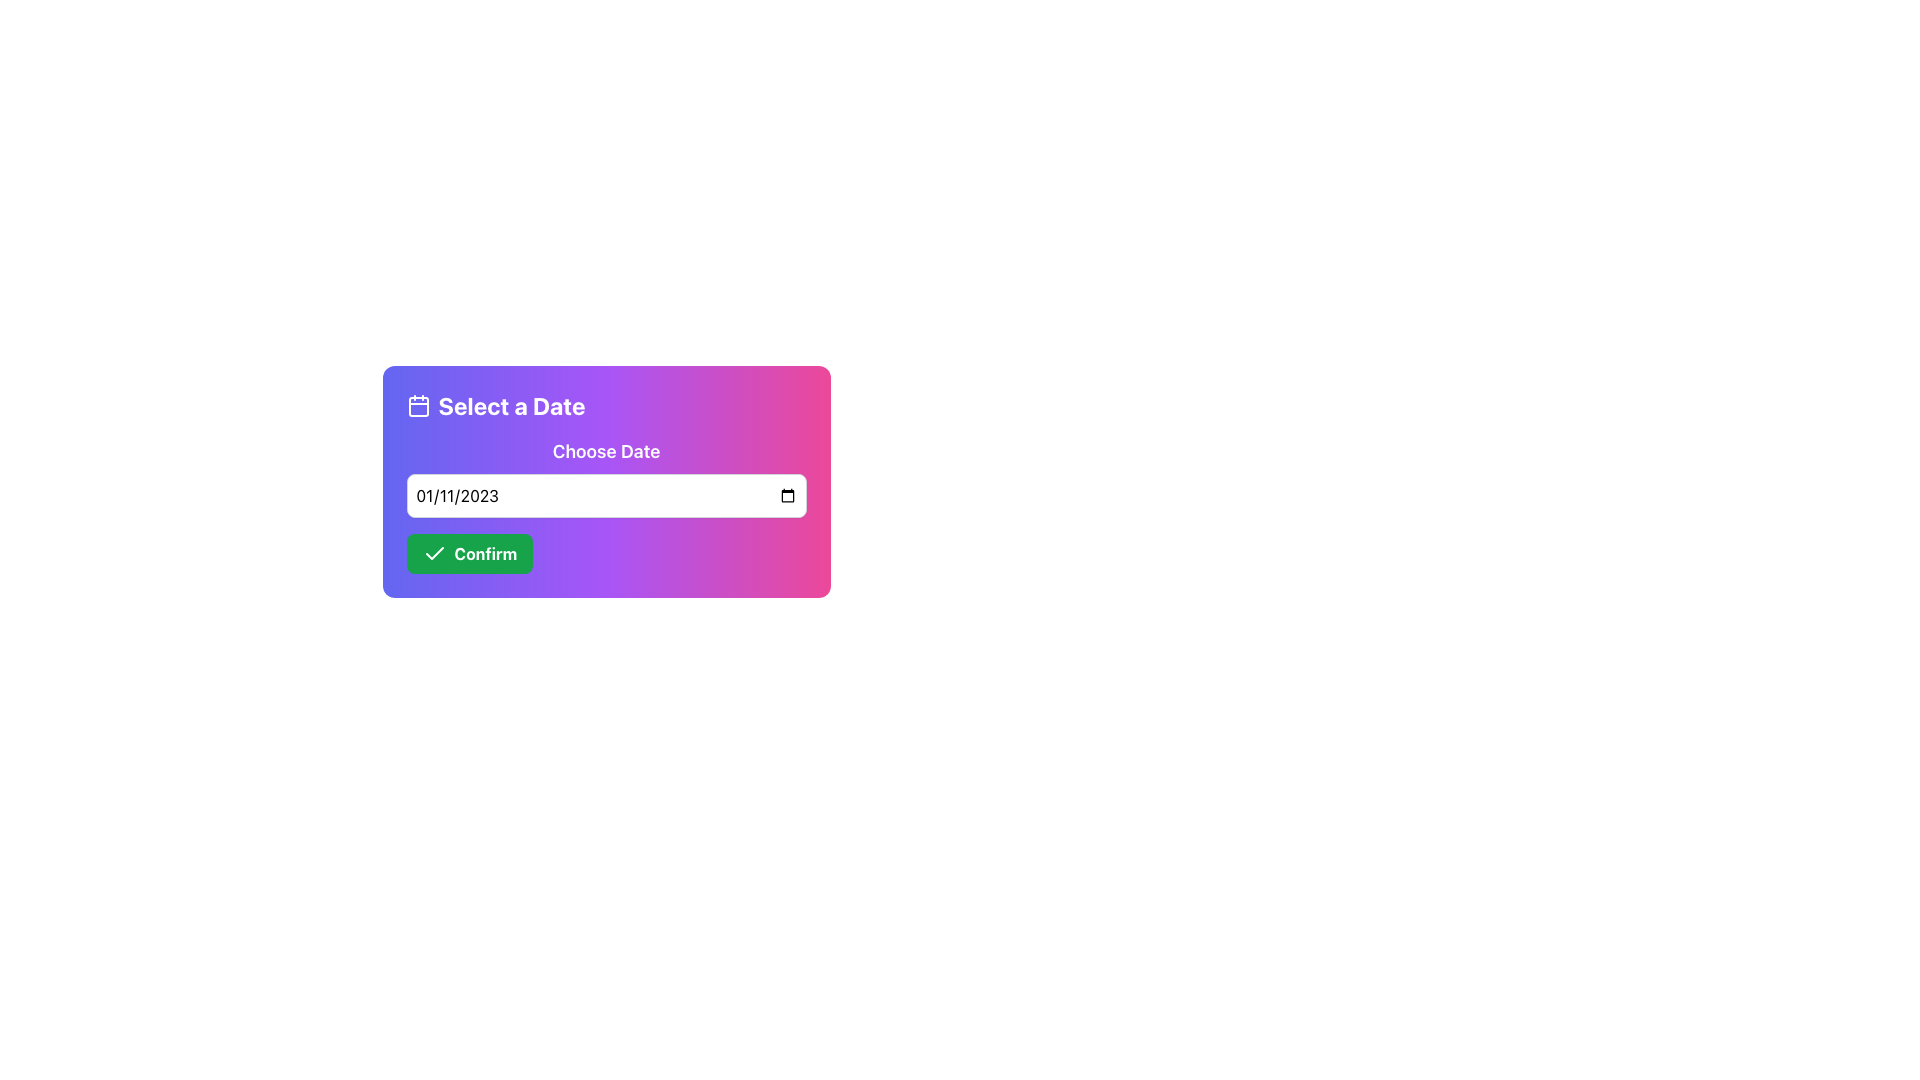 This screenshot has width=1920, height=1080. I want to click on the 'Choose Date' text label, which is bold and positioned above the date input box, so click(605, 478).